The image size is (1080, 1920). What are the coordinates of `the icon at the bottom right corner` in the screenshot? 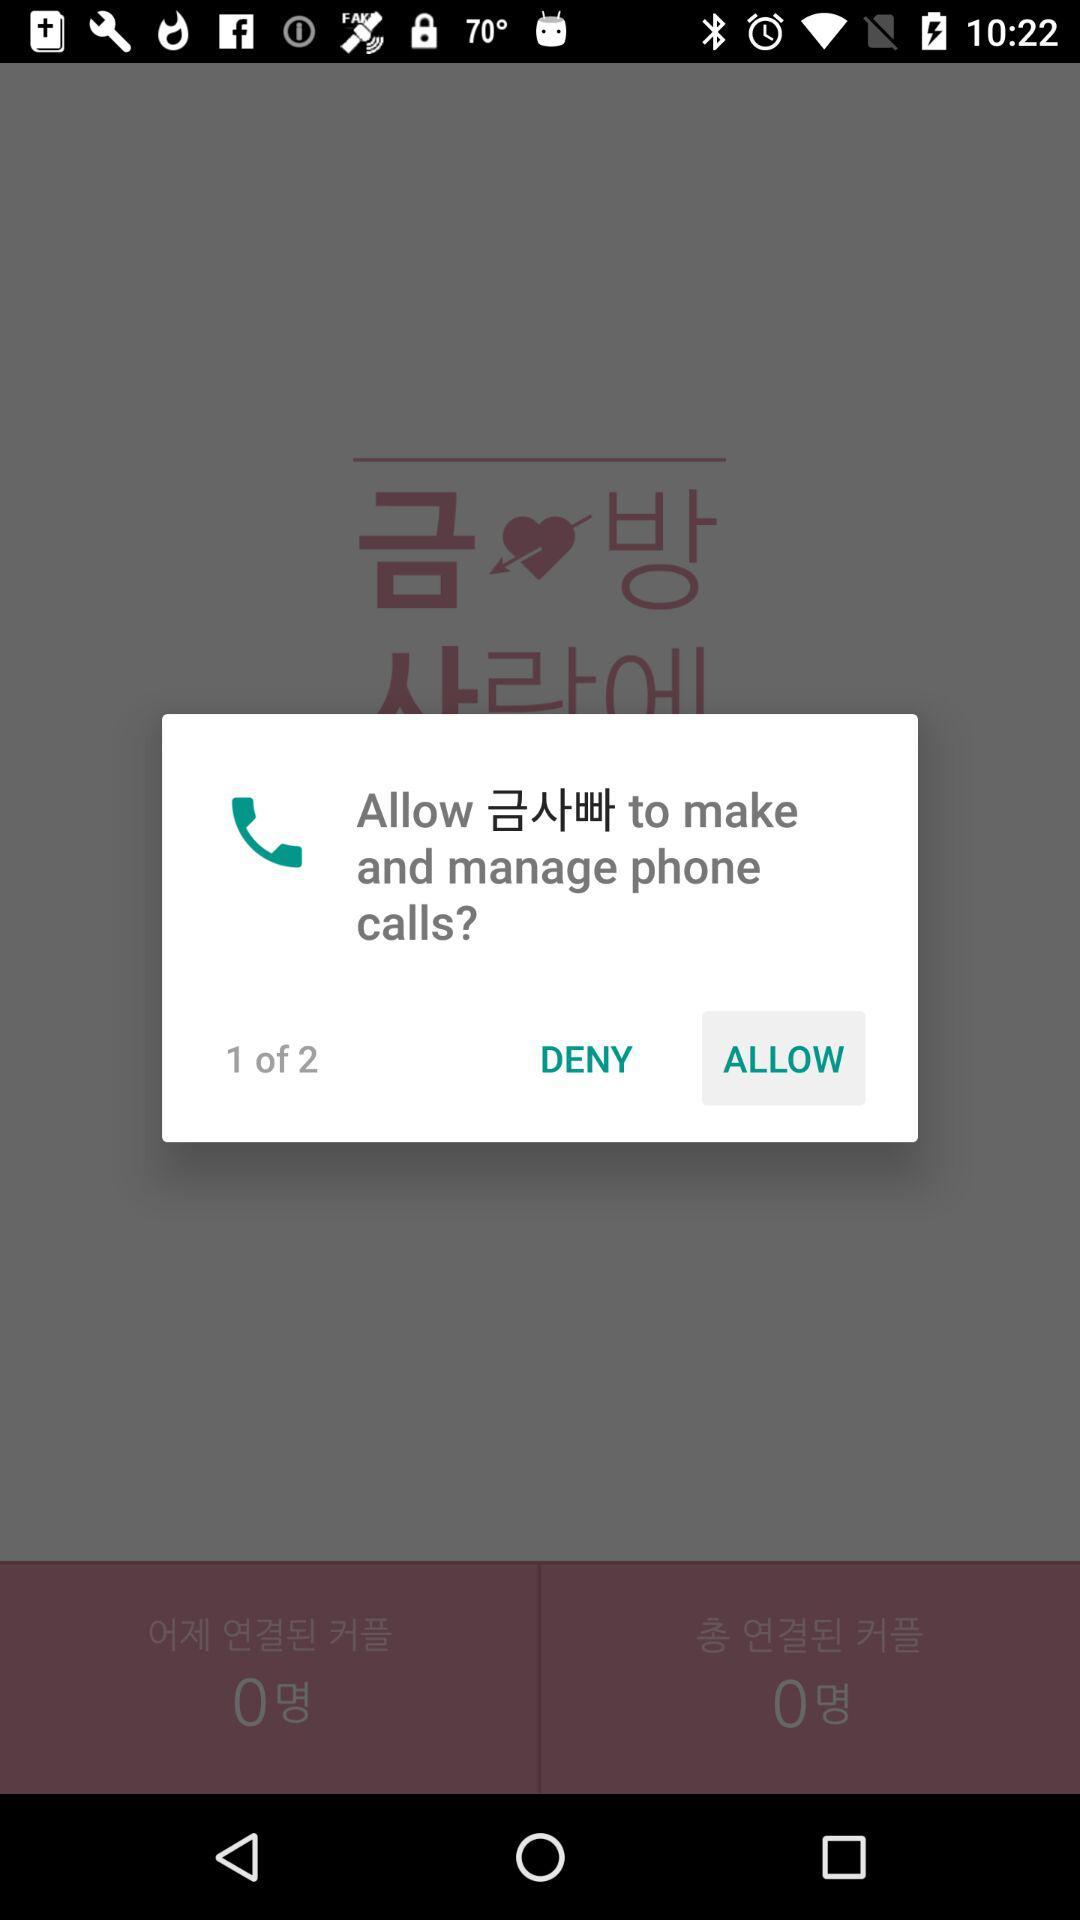 It's located at (810, 1720).